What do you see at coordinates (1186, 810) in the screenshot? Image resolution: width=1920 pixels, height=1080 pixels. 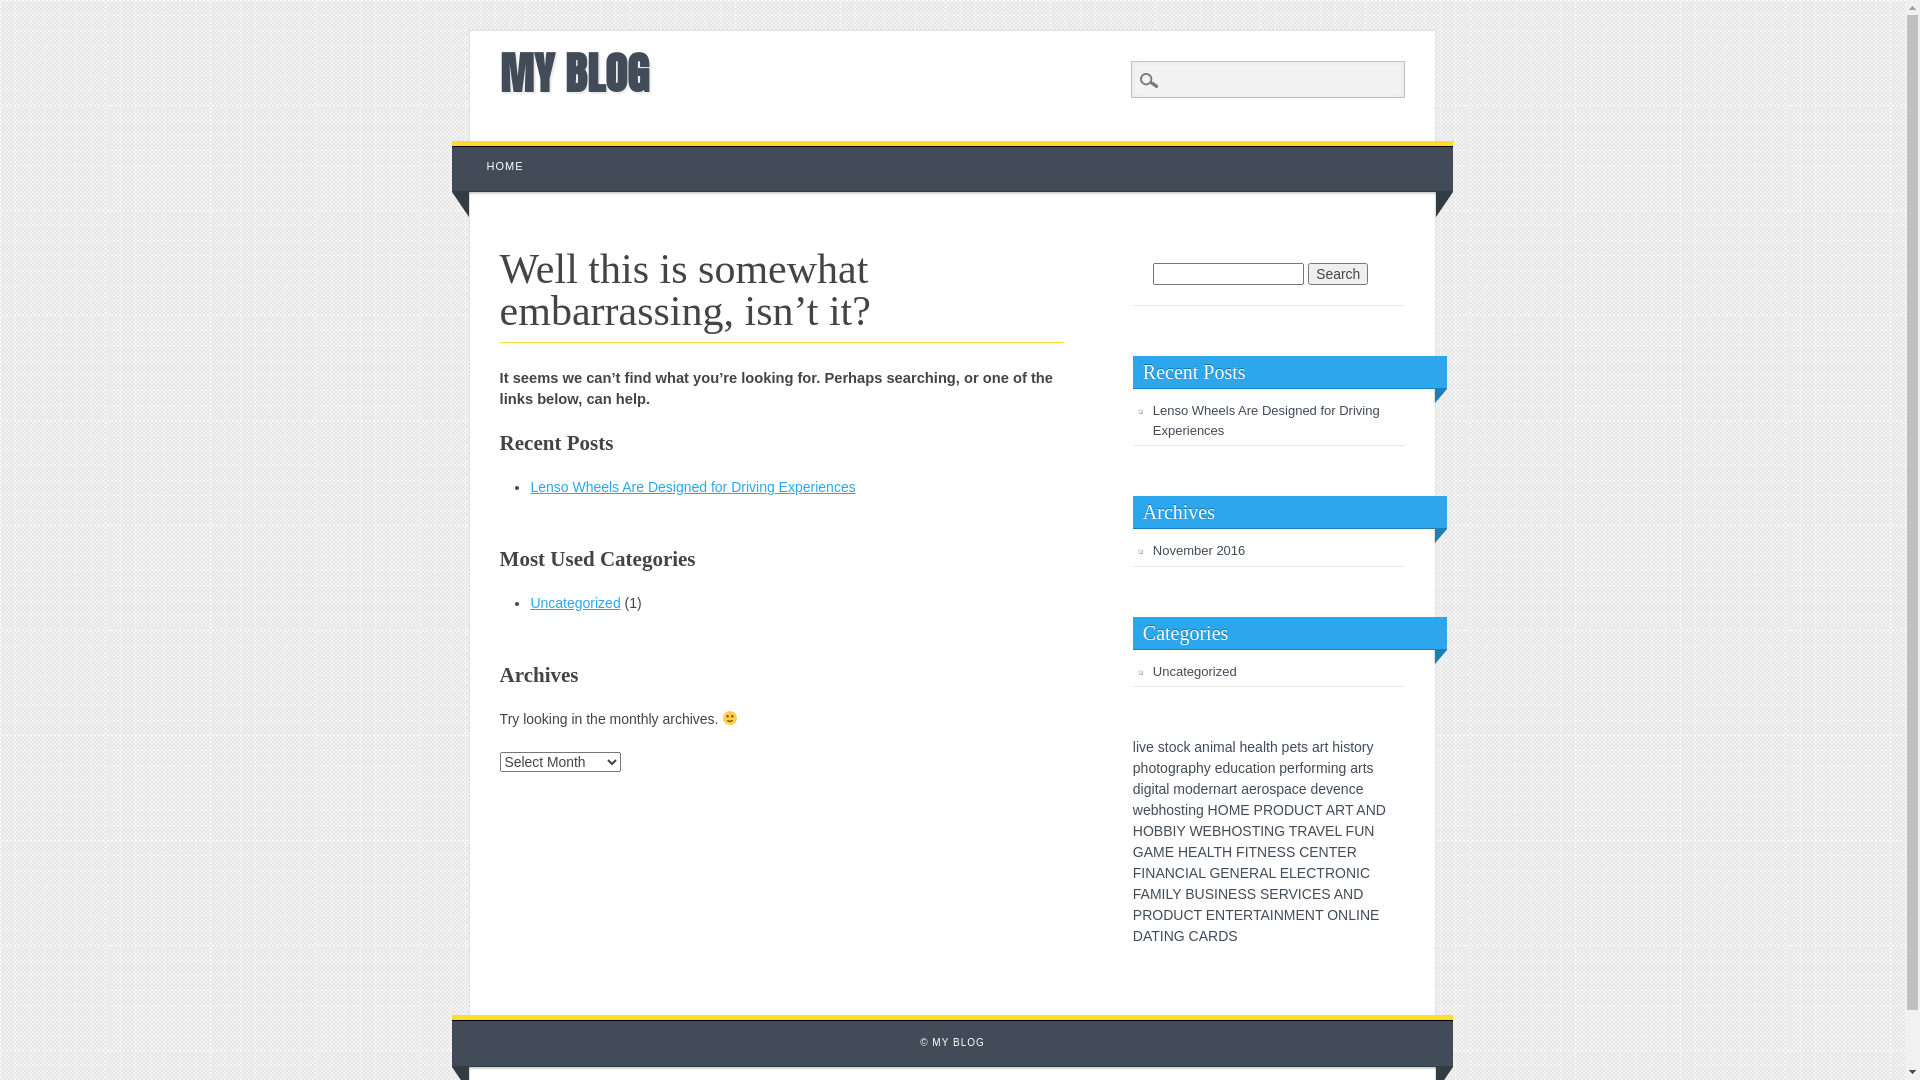 I see `'i'` at bounding box center [1186, 810].